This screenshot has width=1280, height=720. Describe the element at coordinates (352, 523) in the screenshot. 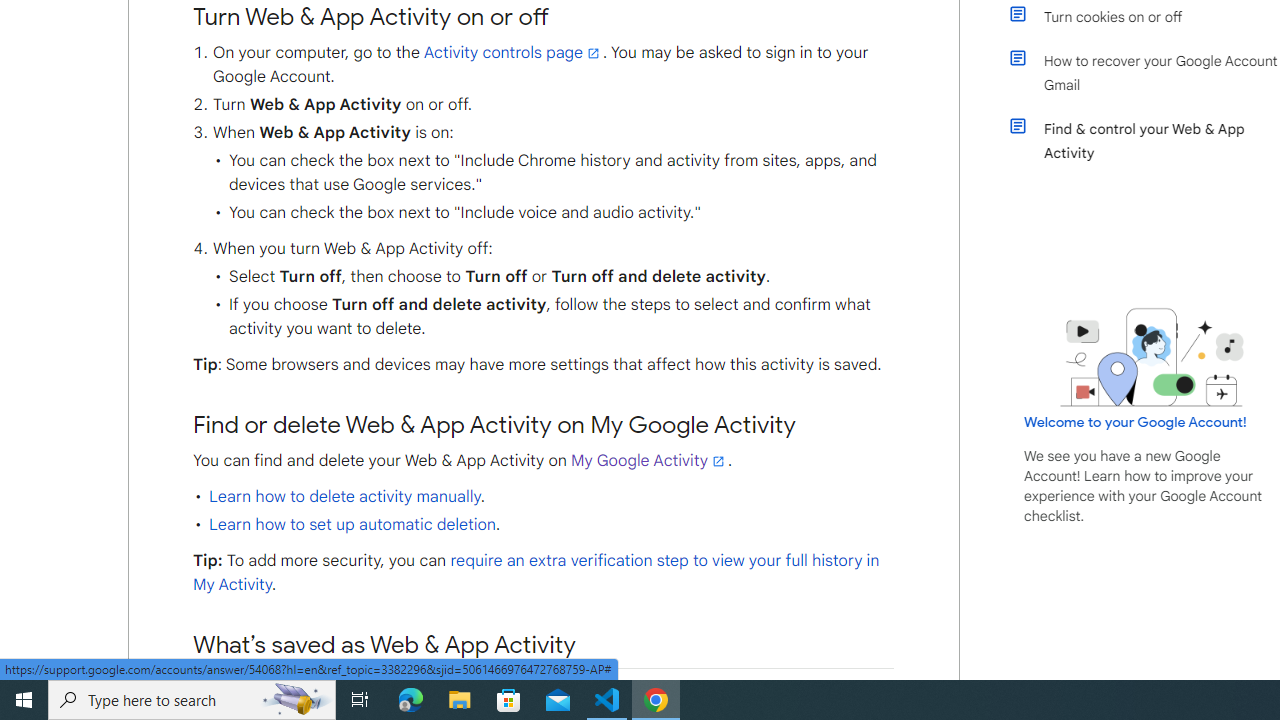

I see `'Learn how to set up automatic deletion'` at that location.